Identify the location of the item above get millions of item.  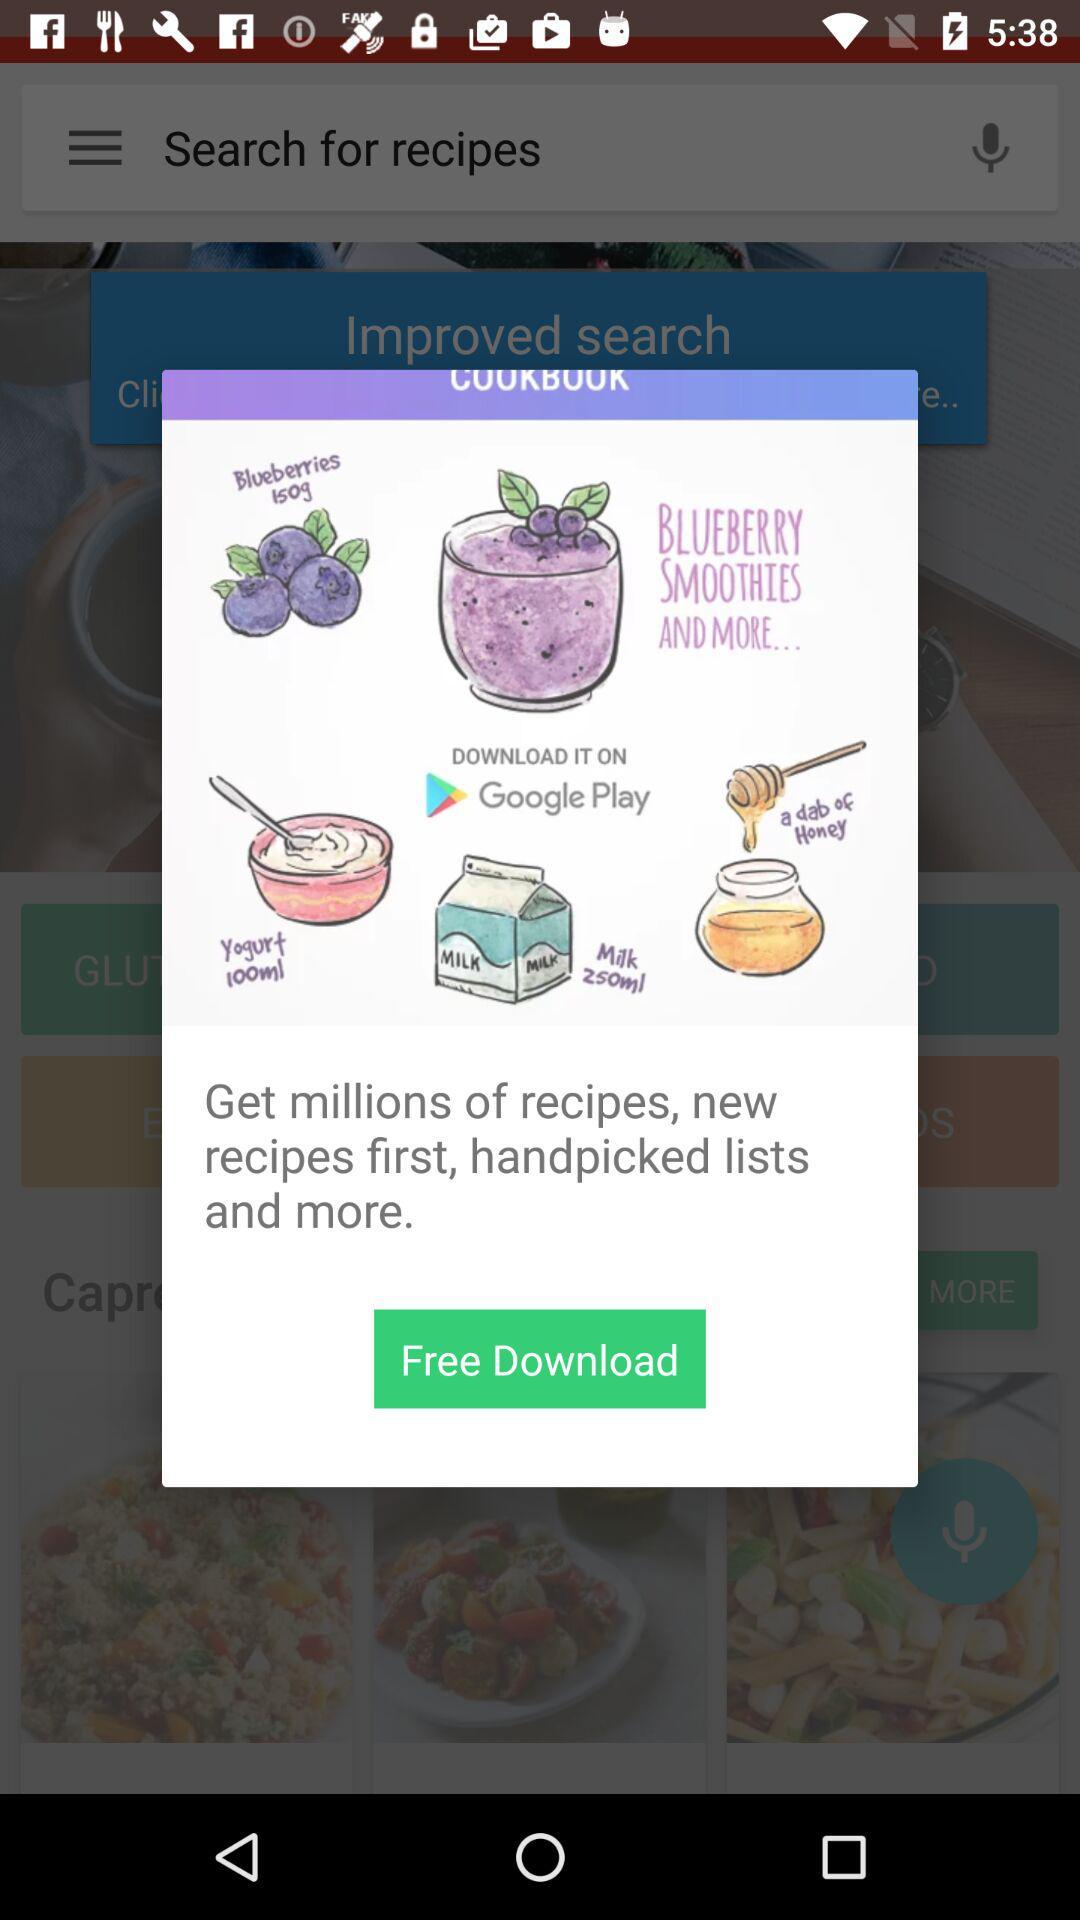
(540, 697).